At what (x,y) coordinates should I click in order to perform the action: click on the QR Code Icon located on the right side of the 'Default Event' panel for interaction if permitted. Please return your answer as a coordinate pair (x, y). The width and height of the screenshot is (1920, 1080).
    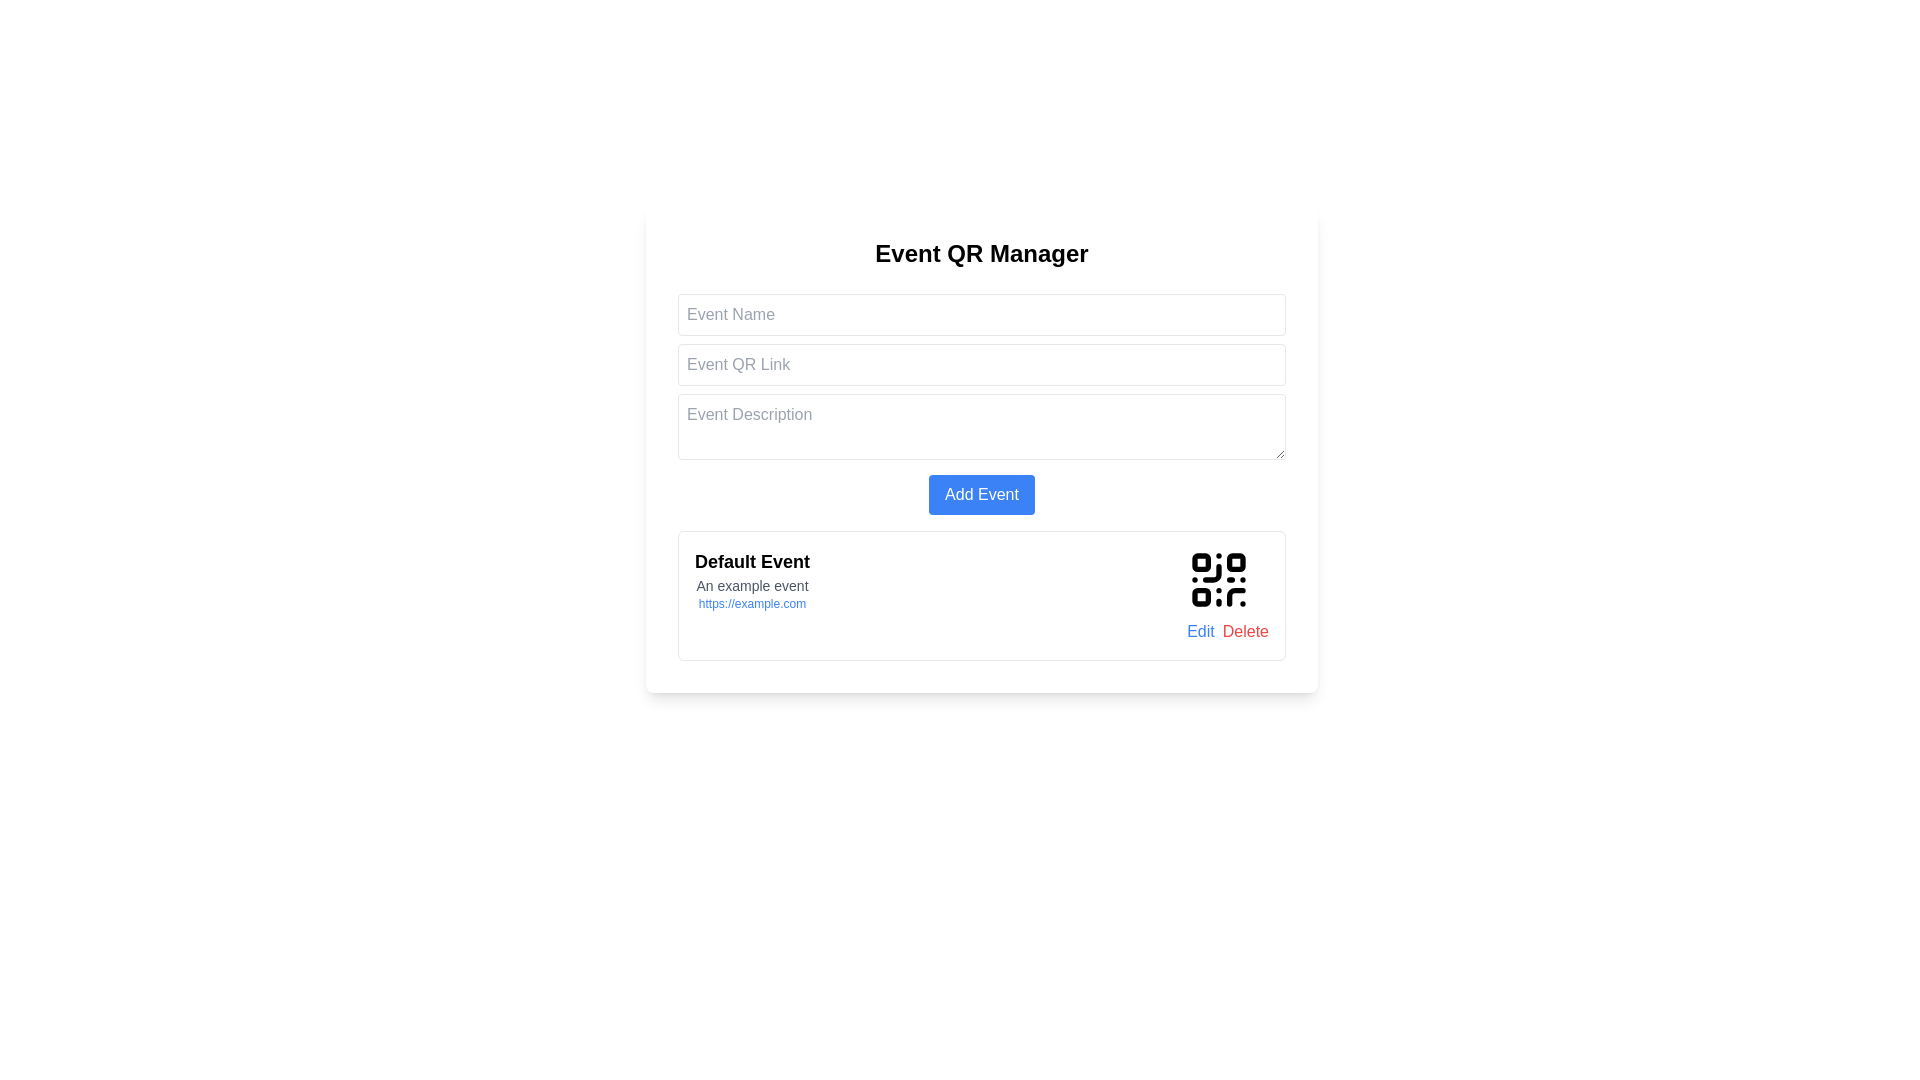
    Looking at the image, I should click on (1218, 579).